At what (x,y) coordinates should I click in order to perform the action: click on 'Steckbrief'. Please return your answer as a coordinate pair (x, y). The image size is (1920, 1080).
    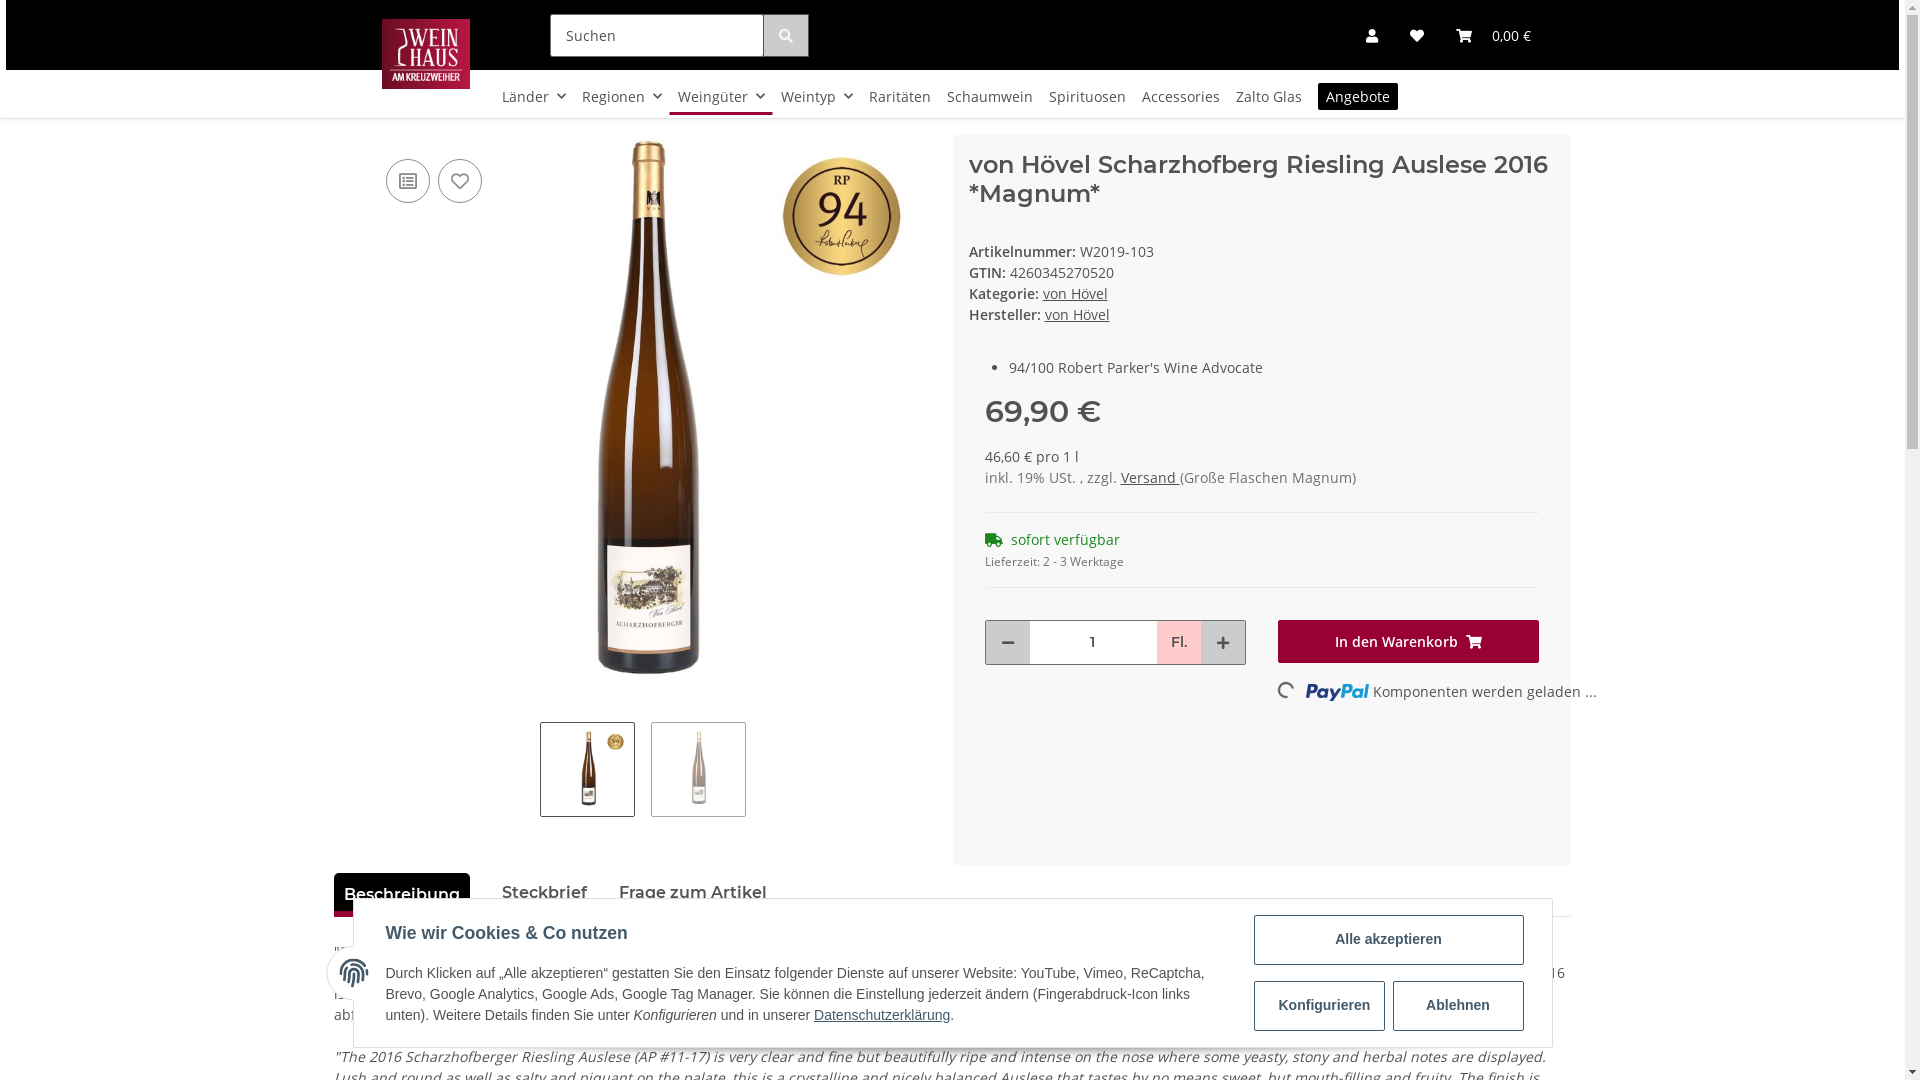
    Looking at the image, I should click on (544, 892).